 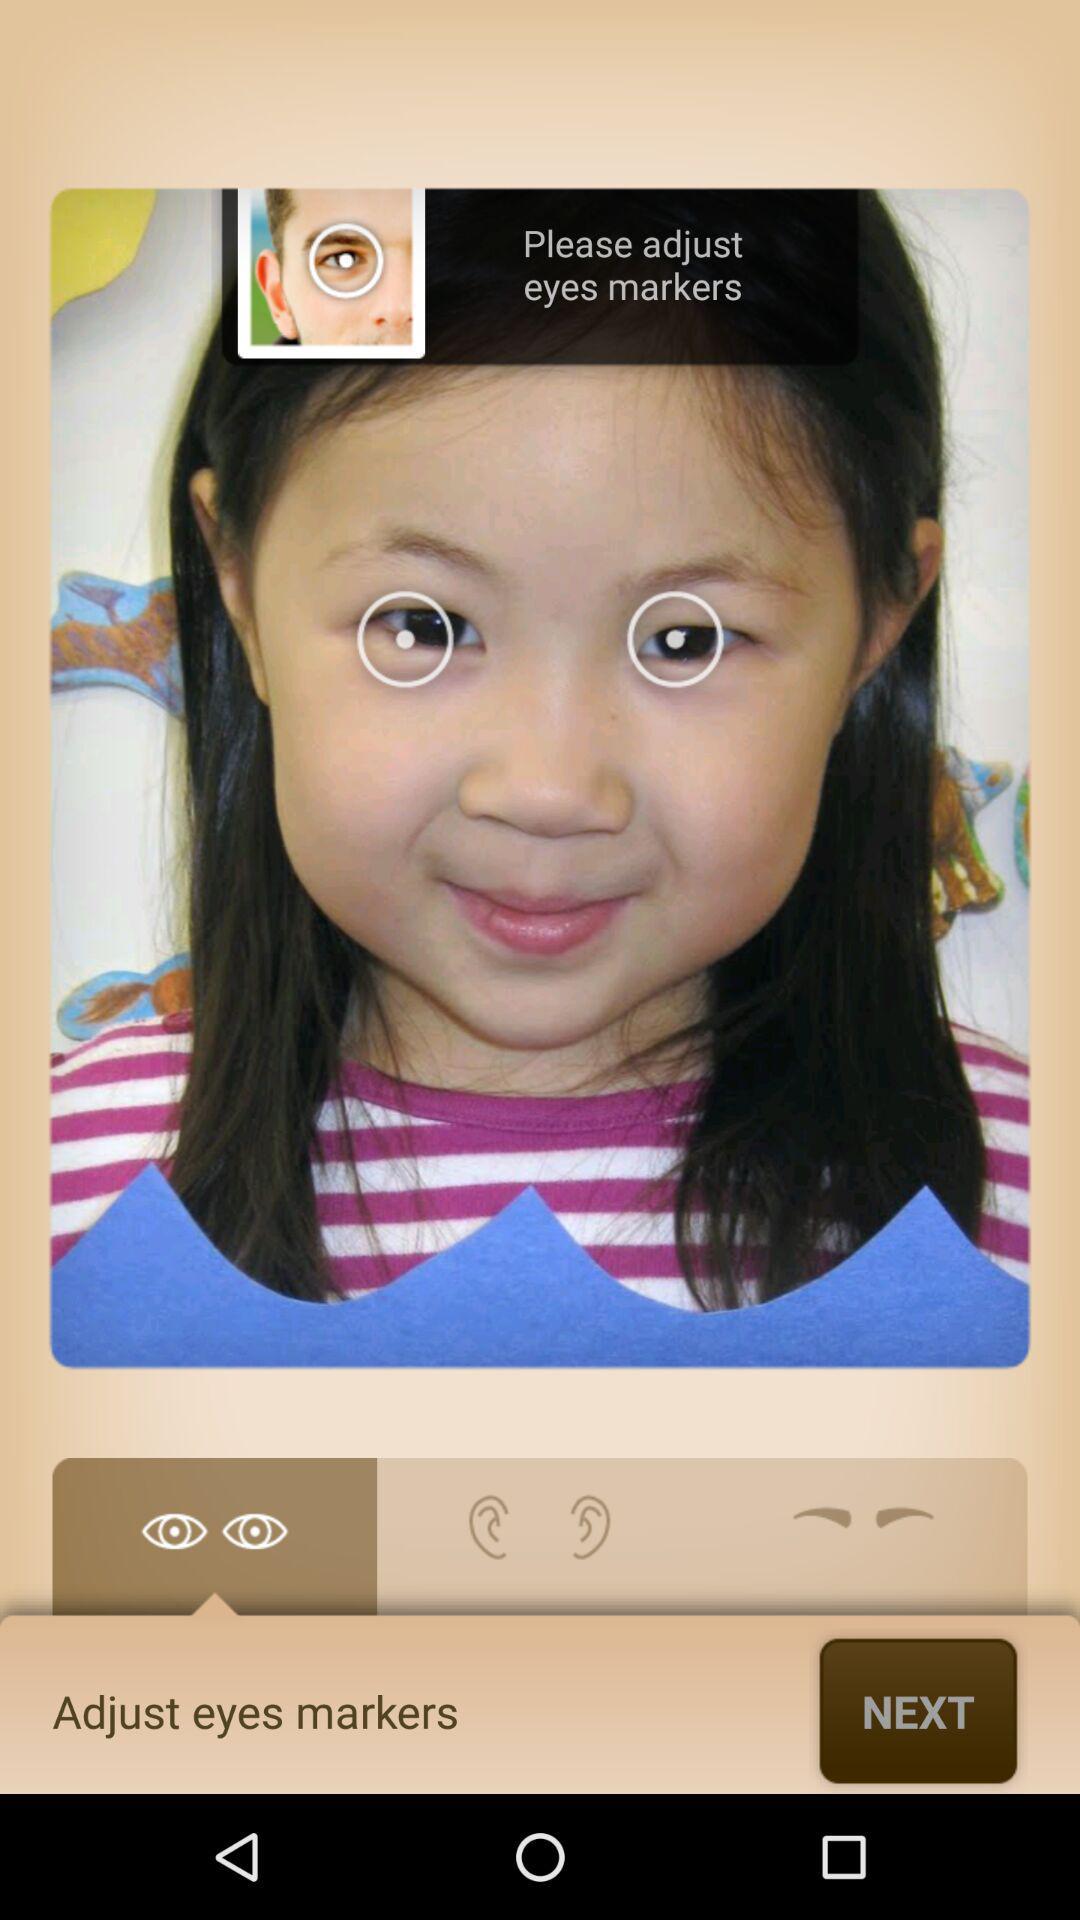 I want to click on app next to adjust eyes markers item, so click(x=918, y=1710).